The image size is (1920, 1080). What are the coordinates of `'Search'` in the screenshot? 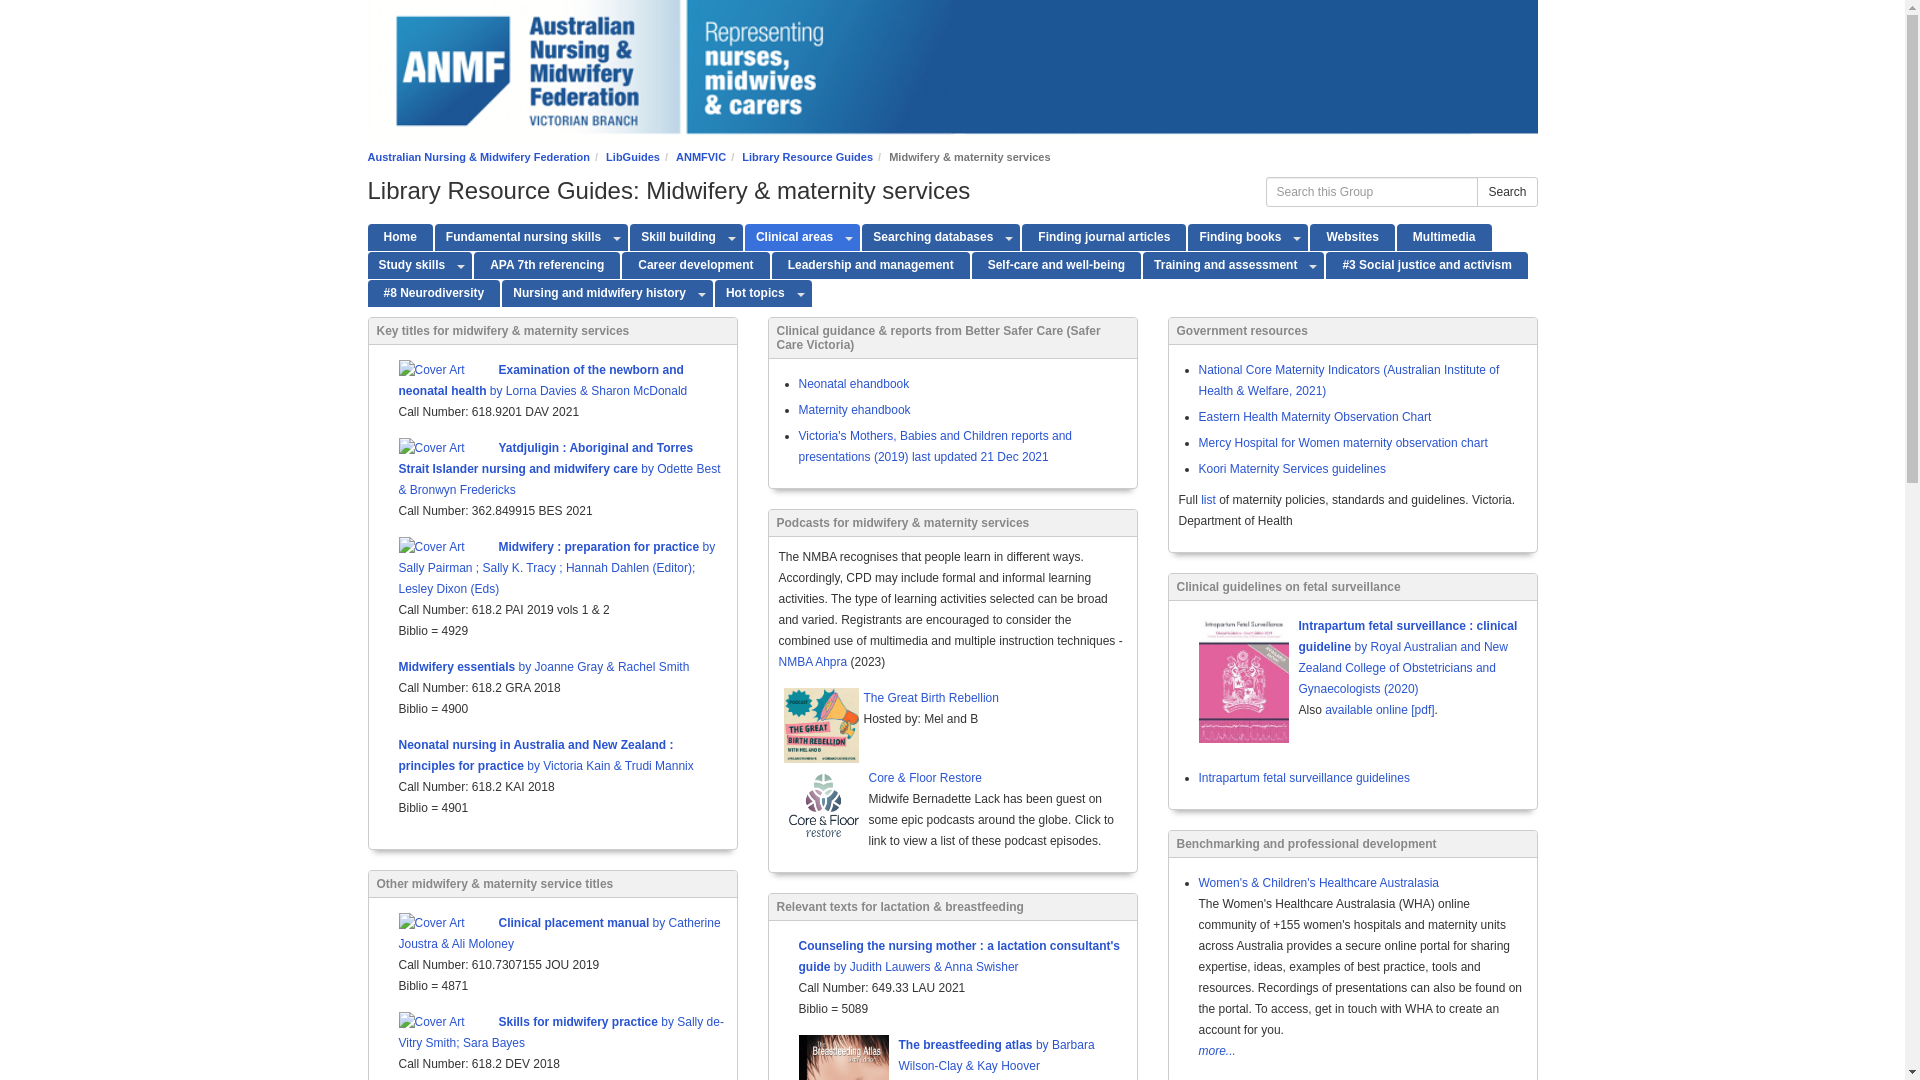 It's located at (1507, 192).